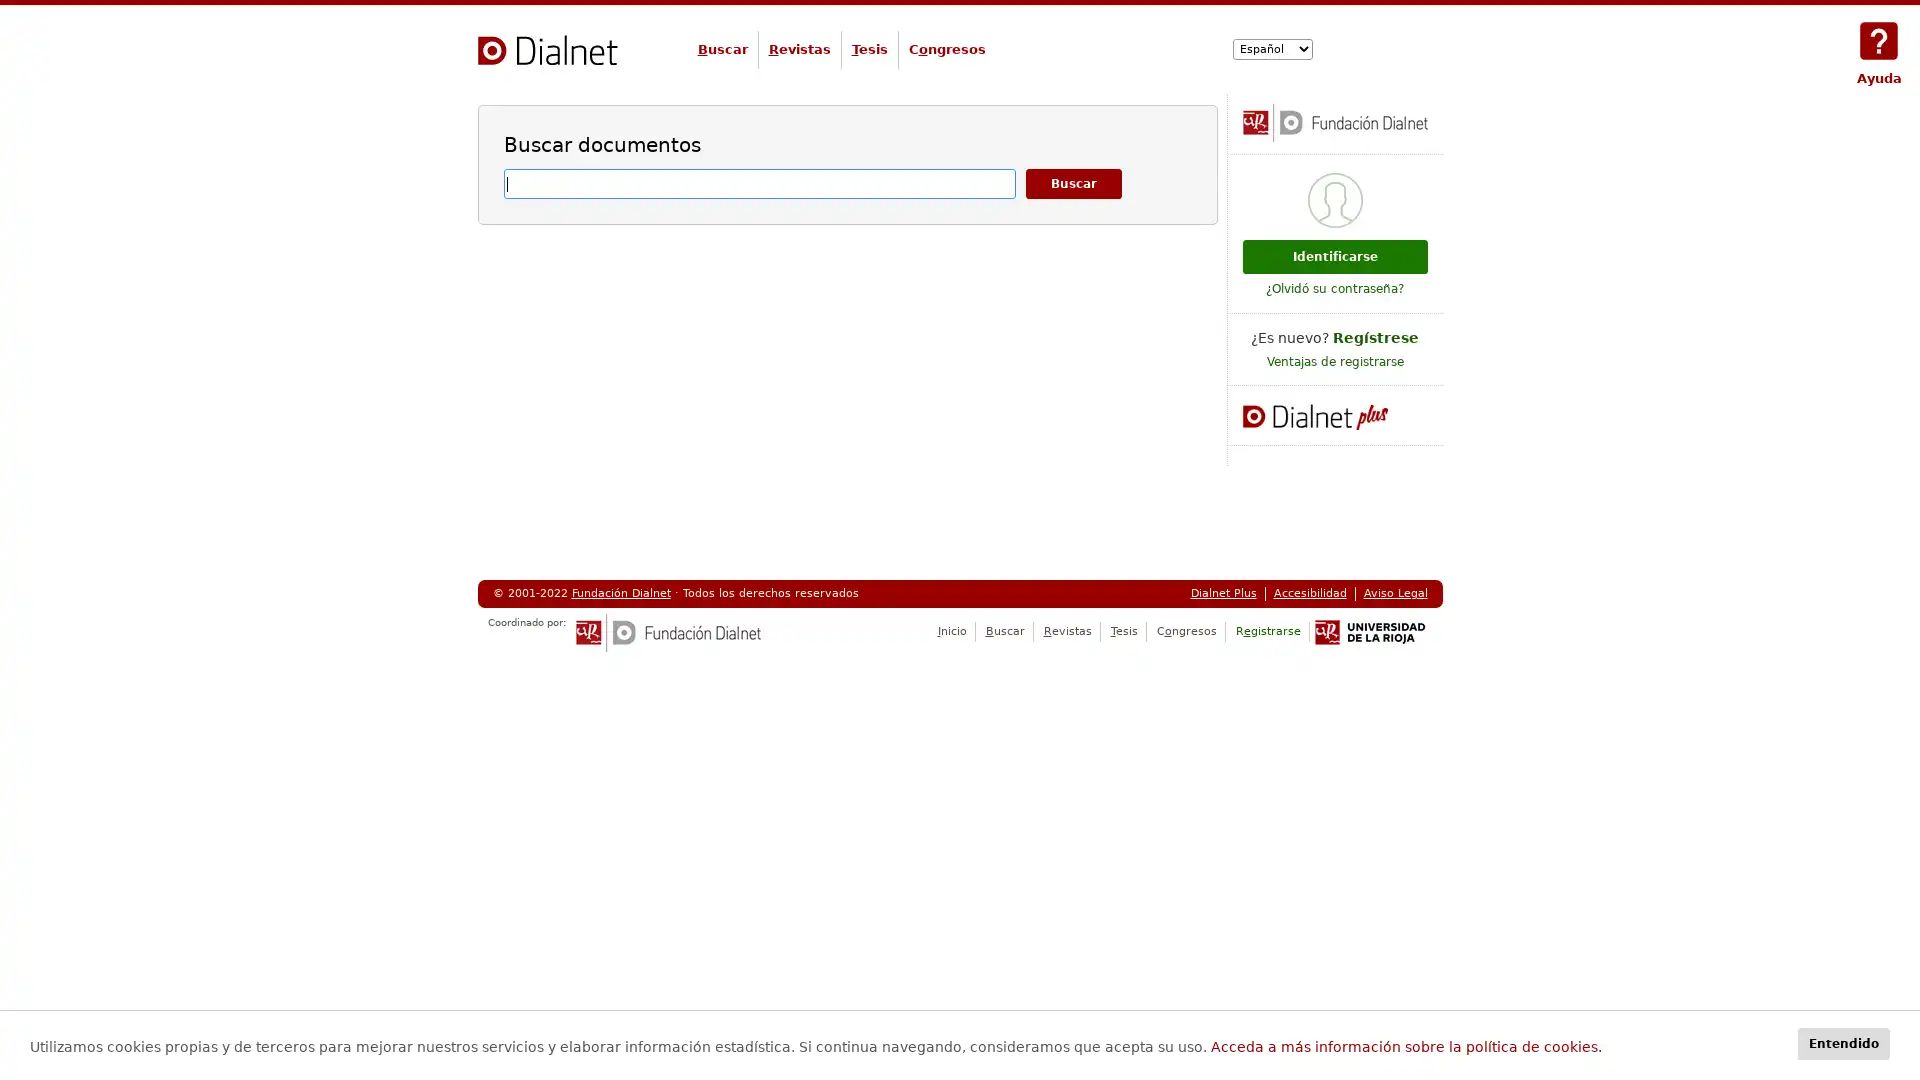  I want to click on Buscar, so click(1072, 184).